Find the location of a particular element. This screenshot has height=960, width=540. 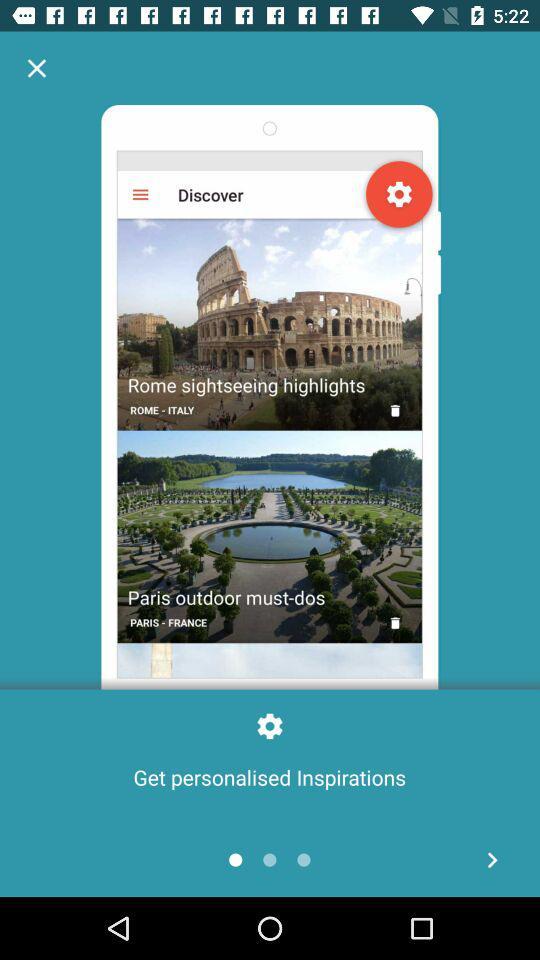

pop up is located at coordinates (36, 68).